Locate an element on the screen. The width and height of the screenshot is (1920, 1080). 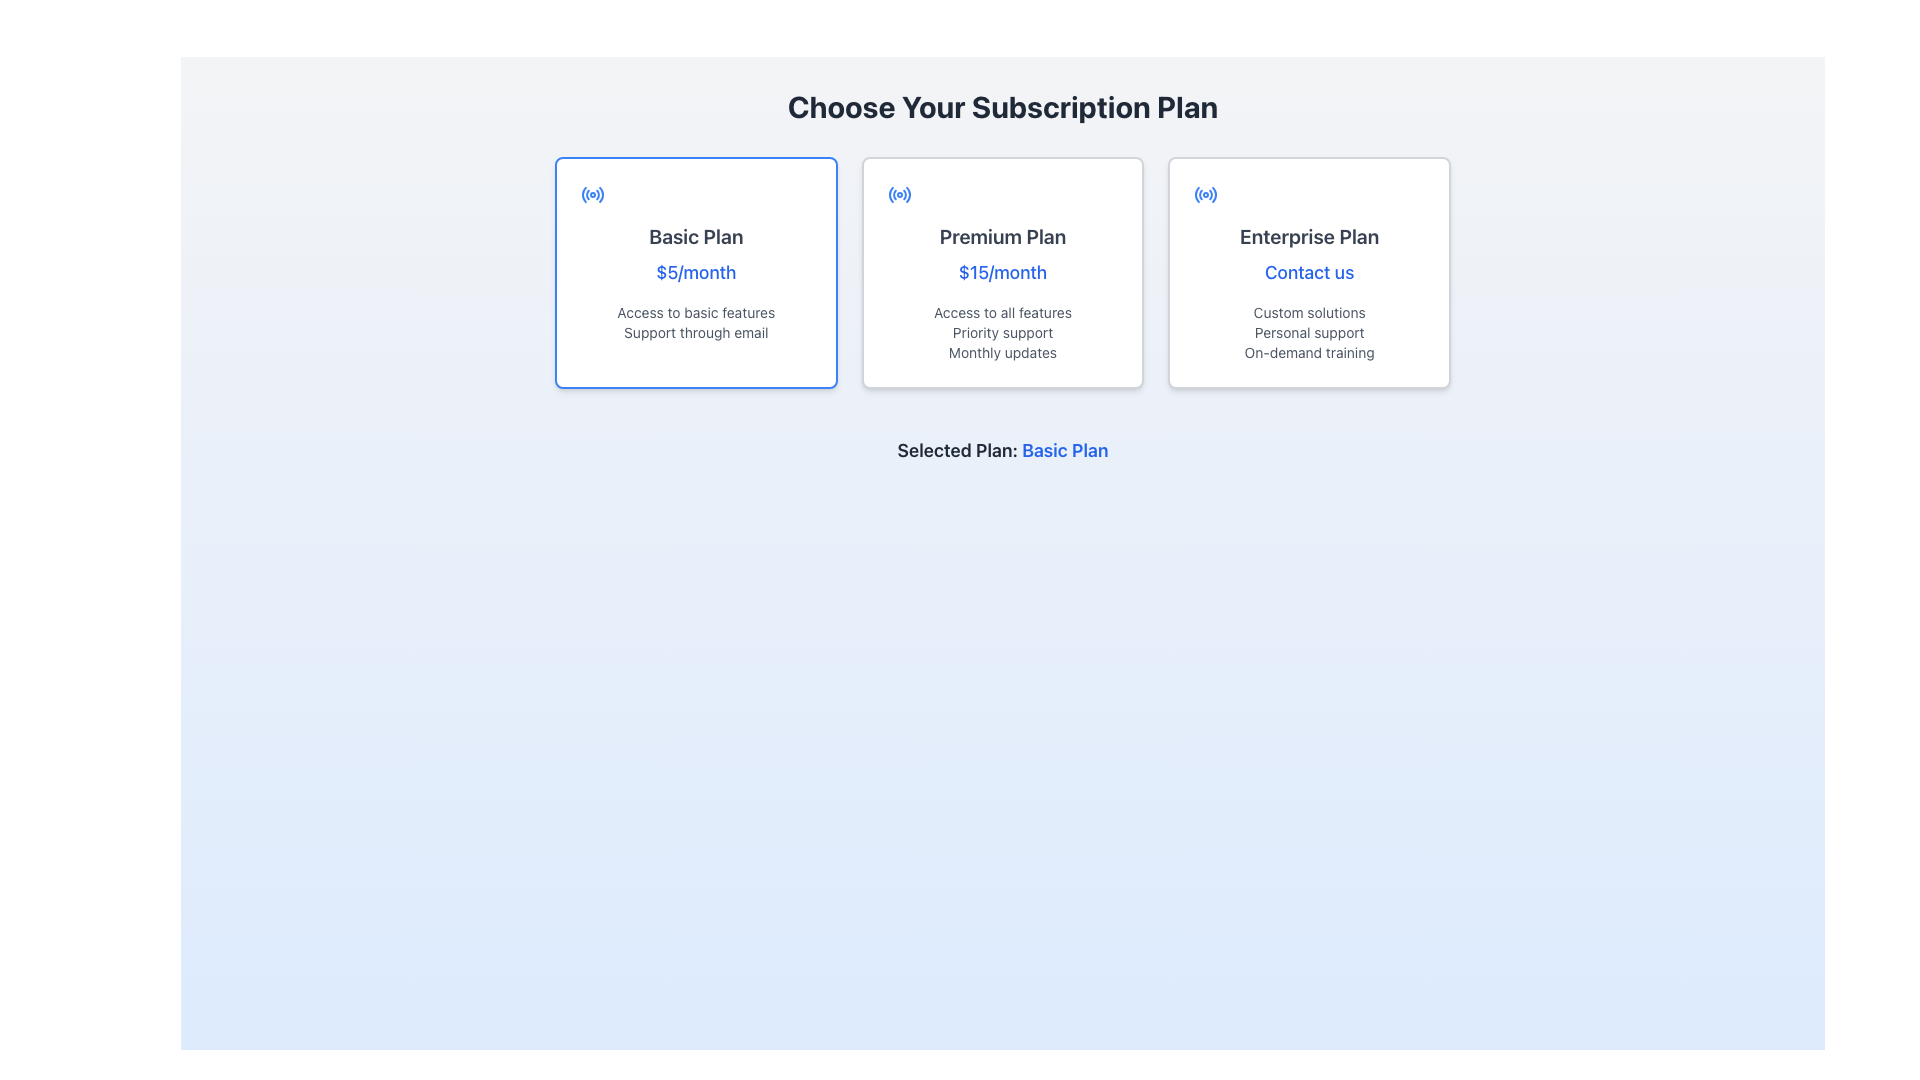
the text element that informs users about email support in the 'Basic Plan', located beneath 'Access to basic features' in the 'Choose Your Subscription Plan' section is located at coordinates (696, 331).